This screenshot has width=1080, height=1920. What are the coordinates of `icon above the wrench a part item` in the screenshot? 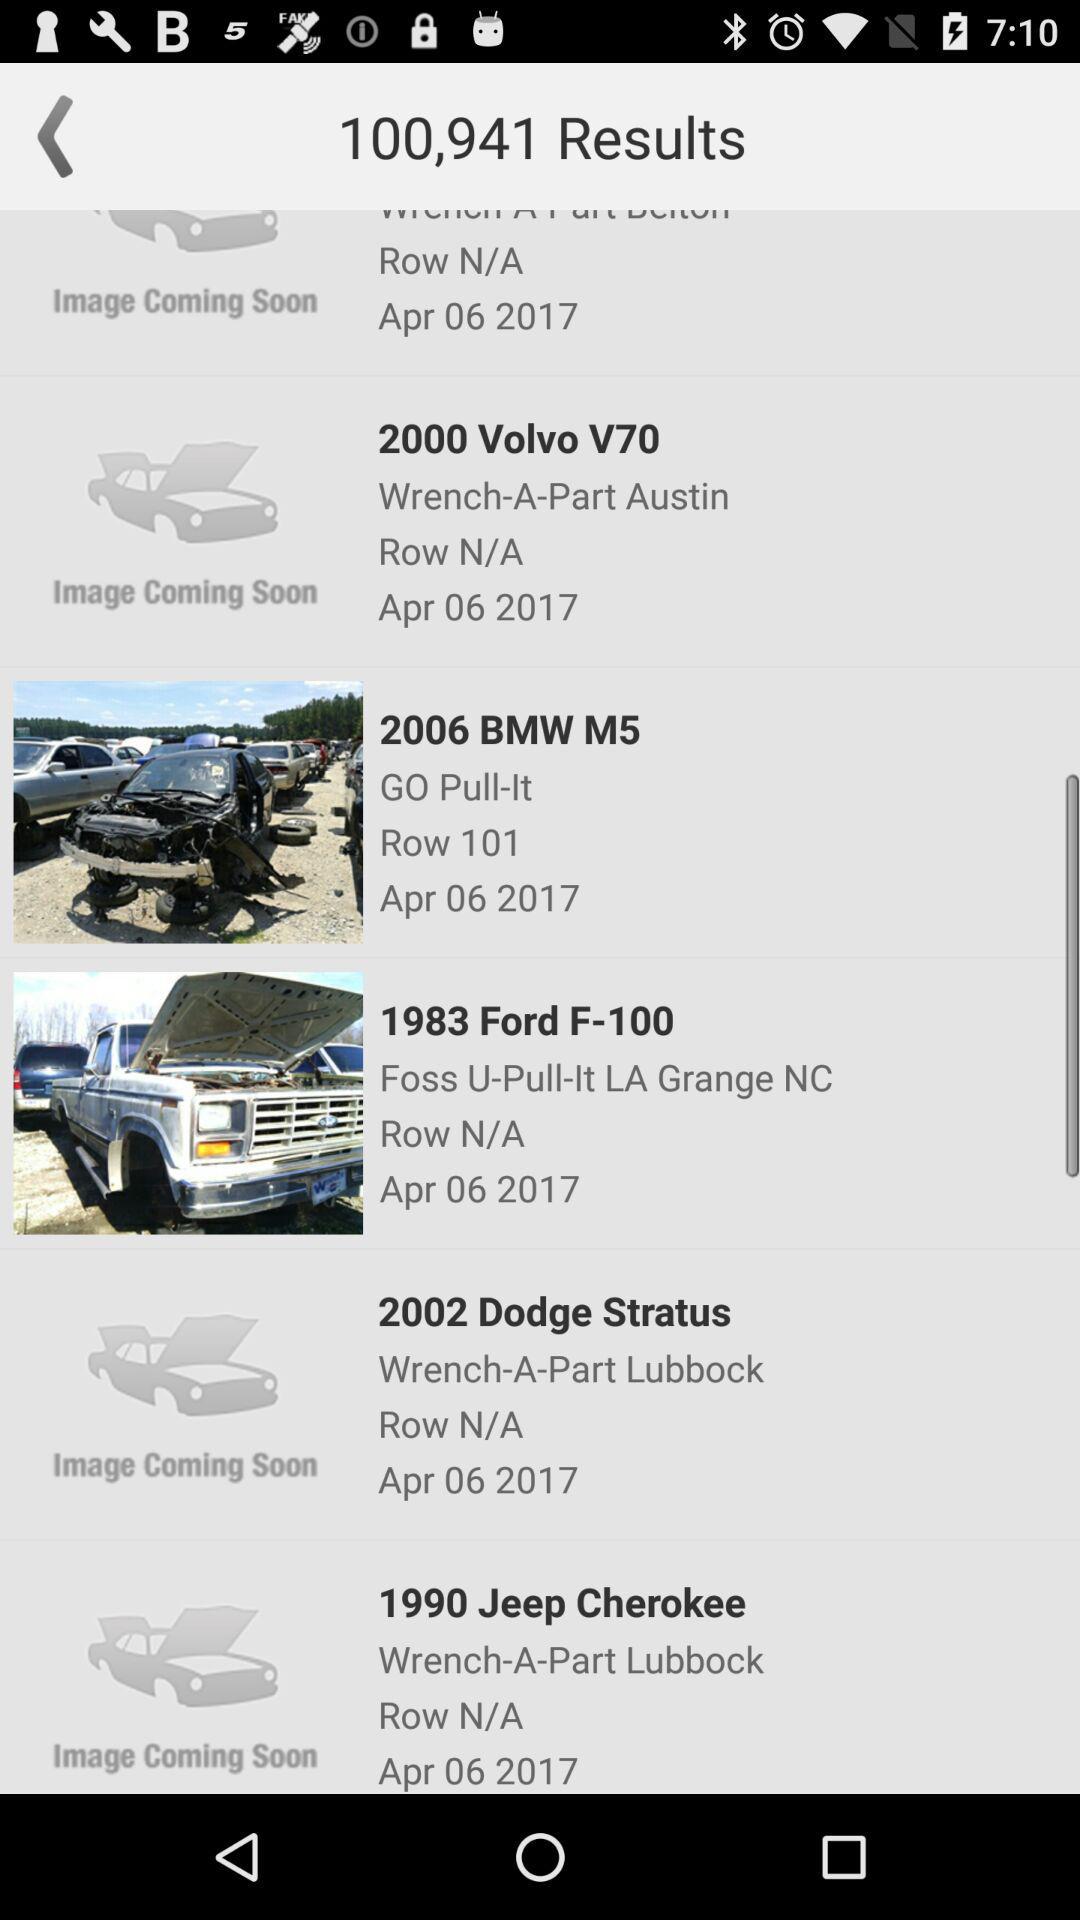 It's located at (727, 1601).